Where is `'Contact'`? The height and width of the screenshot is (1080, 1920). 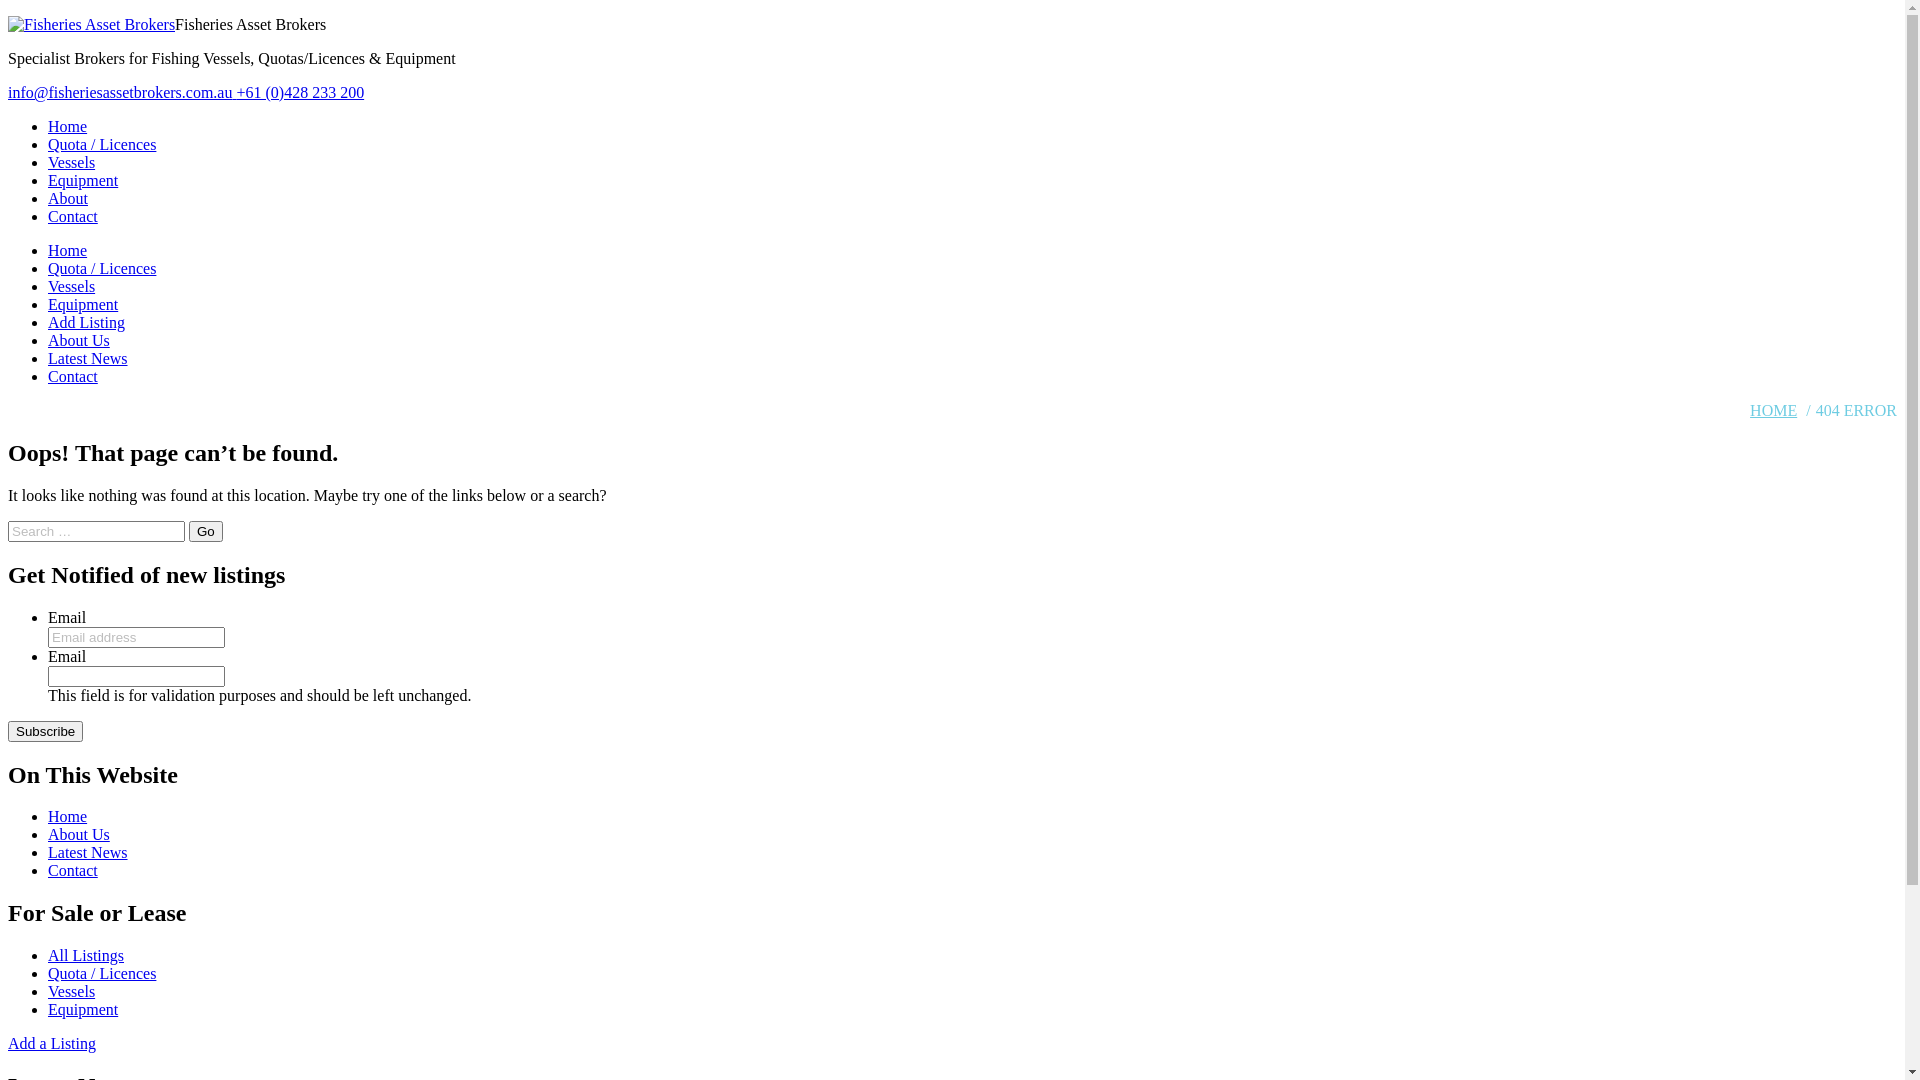 'Contact' is located at coordinates (72, 869).